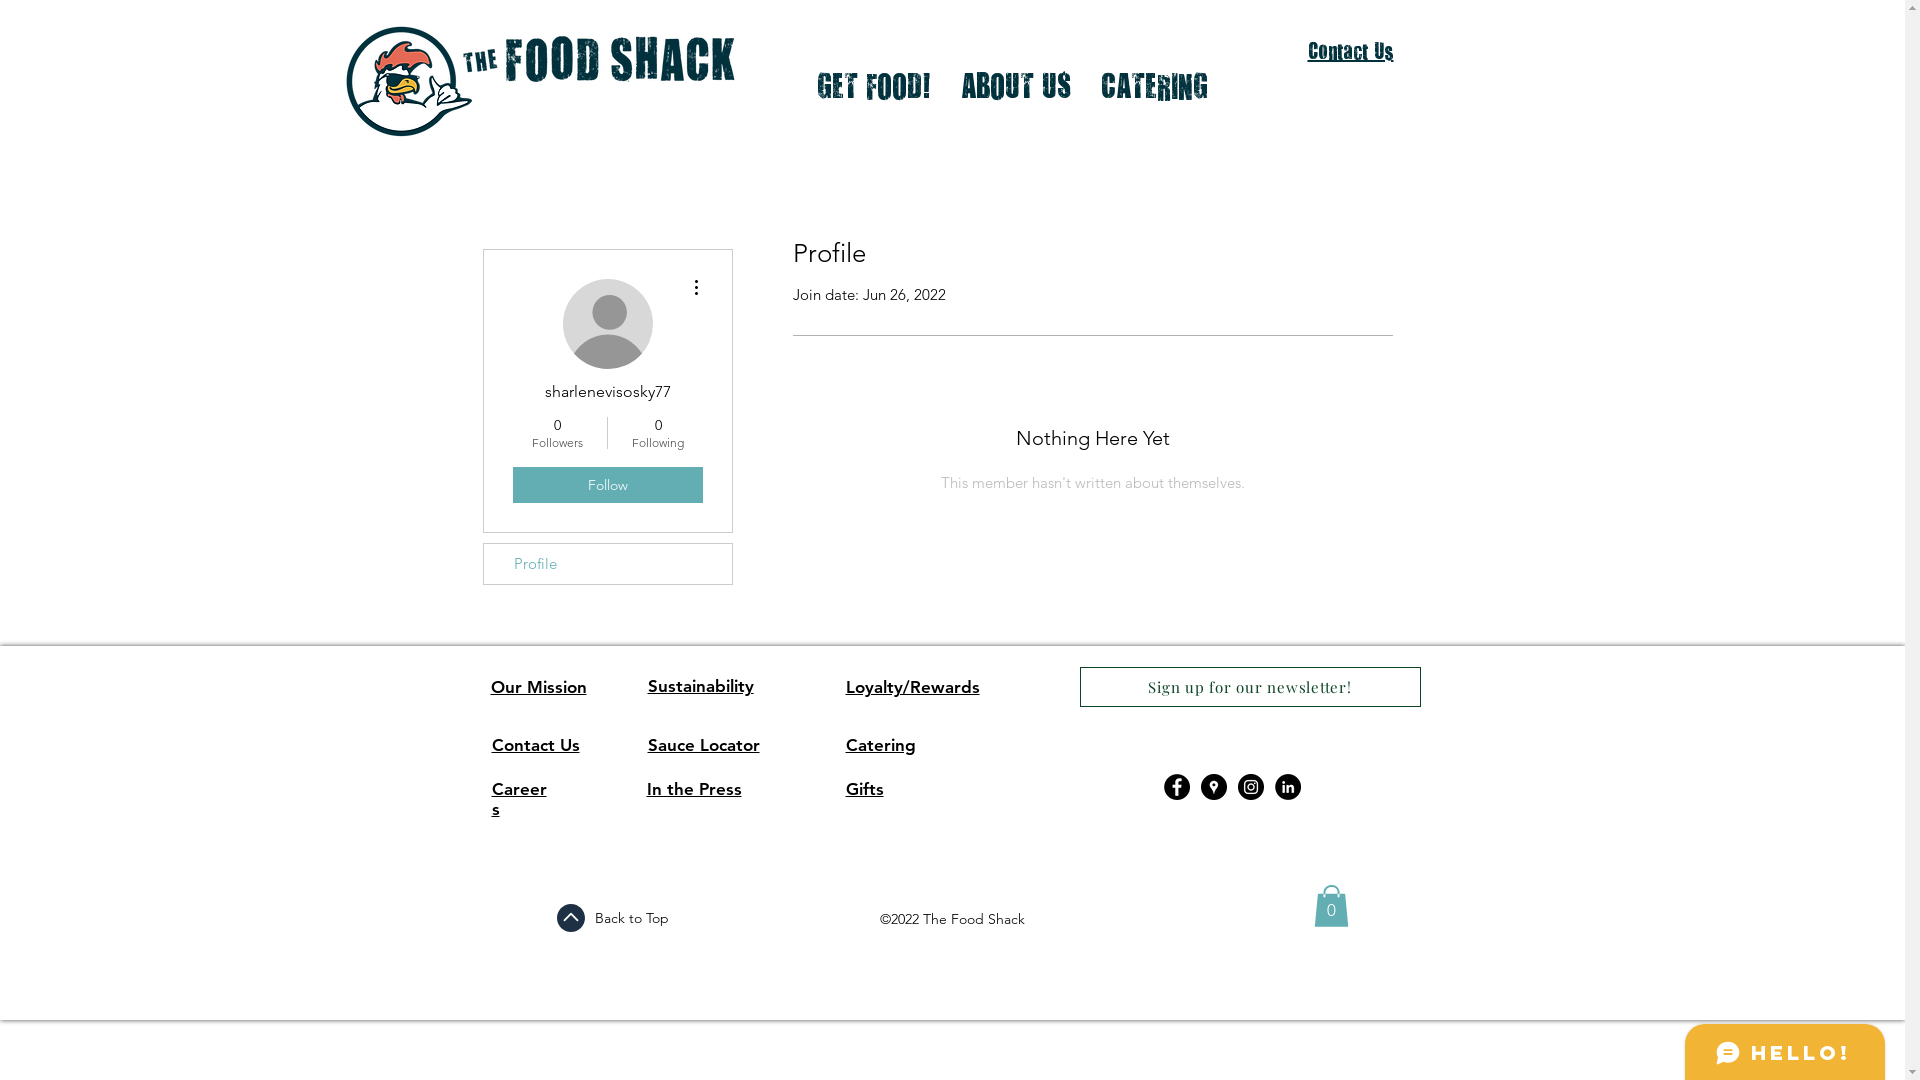 The image size is (1920, 1080). I want to click on 'GET FOOD!', so click(873, 84).